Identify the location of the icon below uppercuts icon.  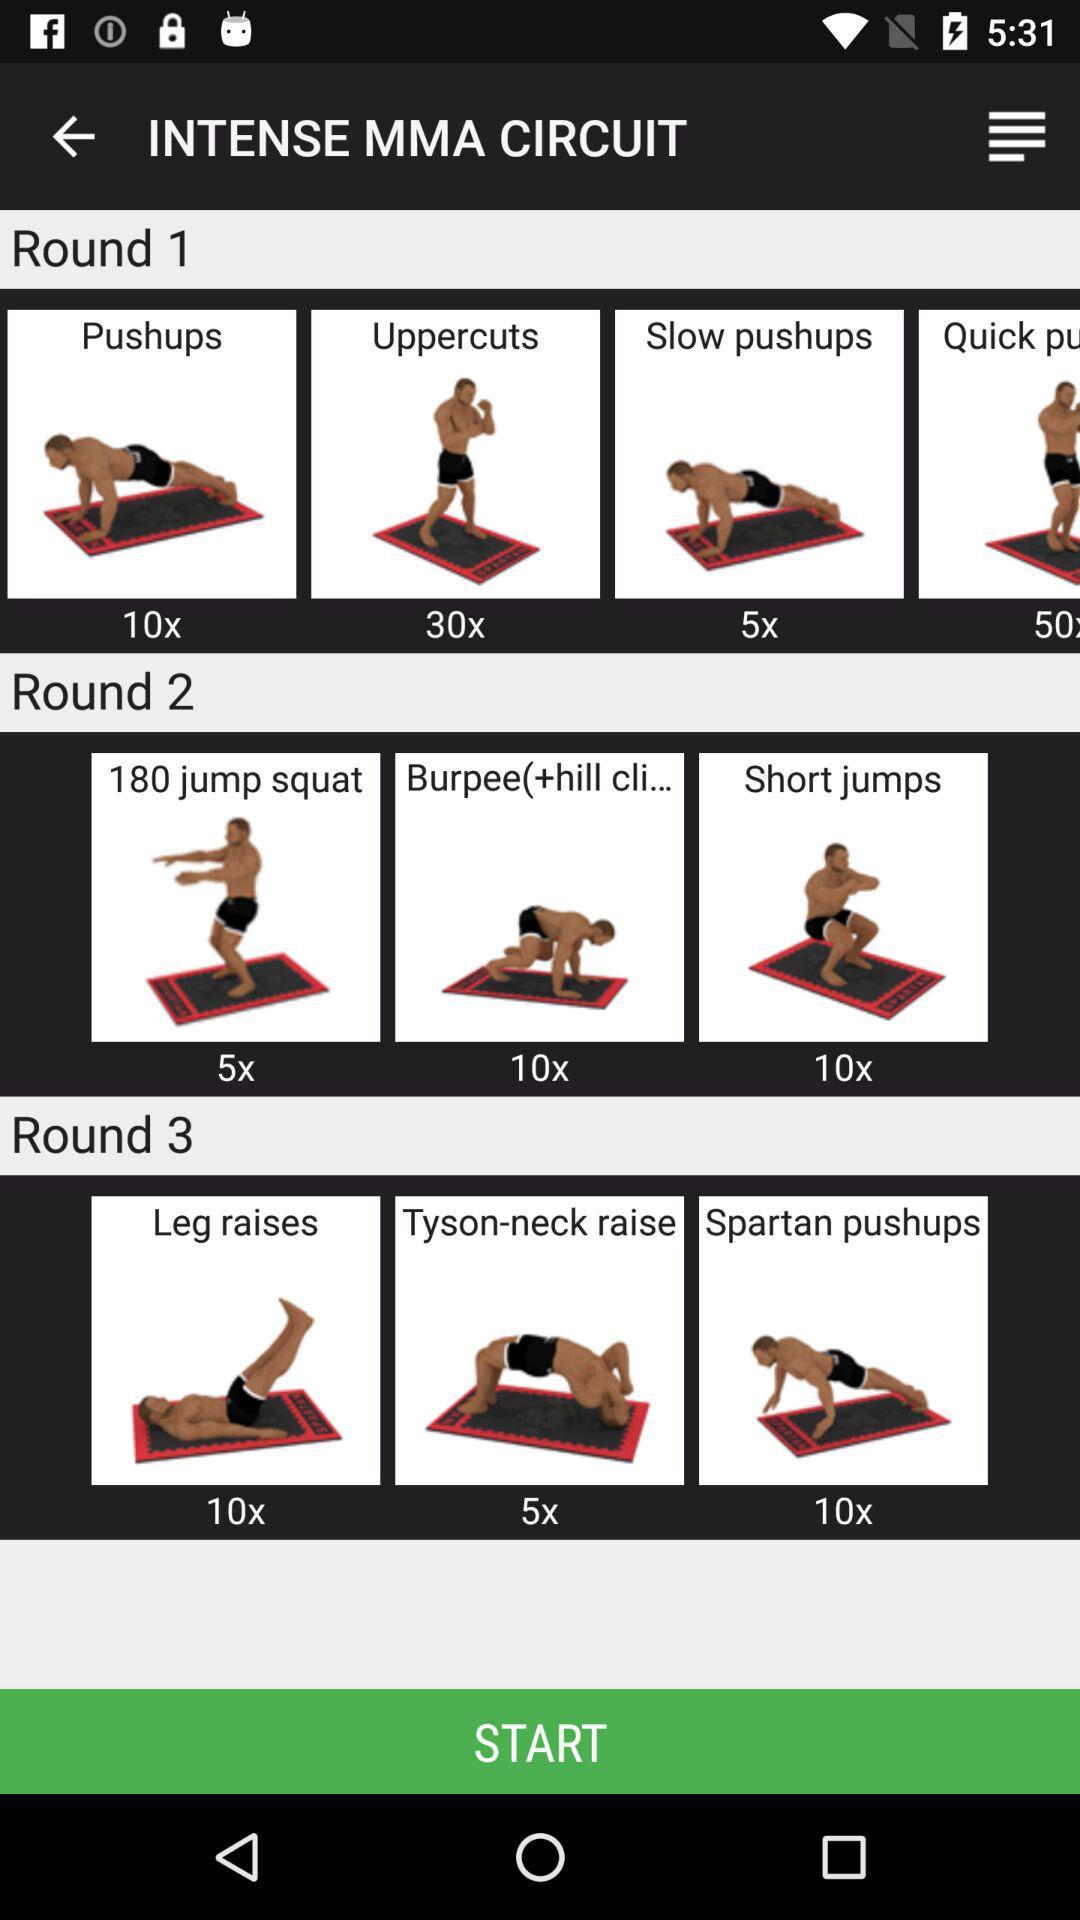
(455, 477).